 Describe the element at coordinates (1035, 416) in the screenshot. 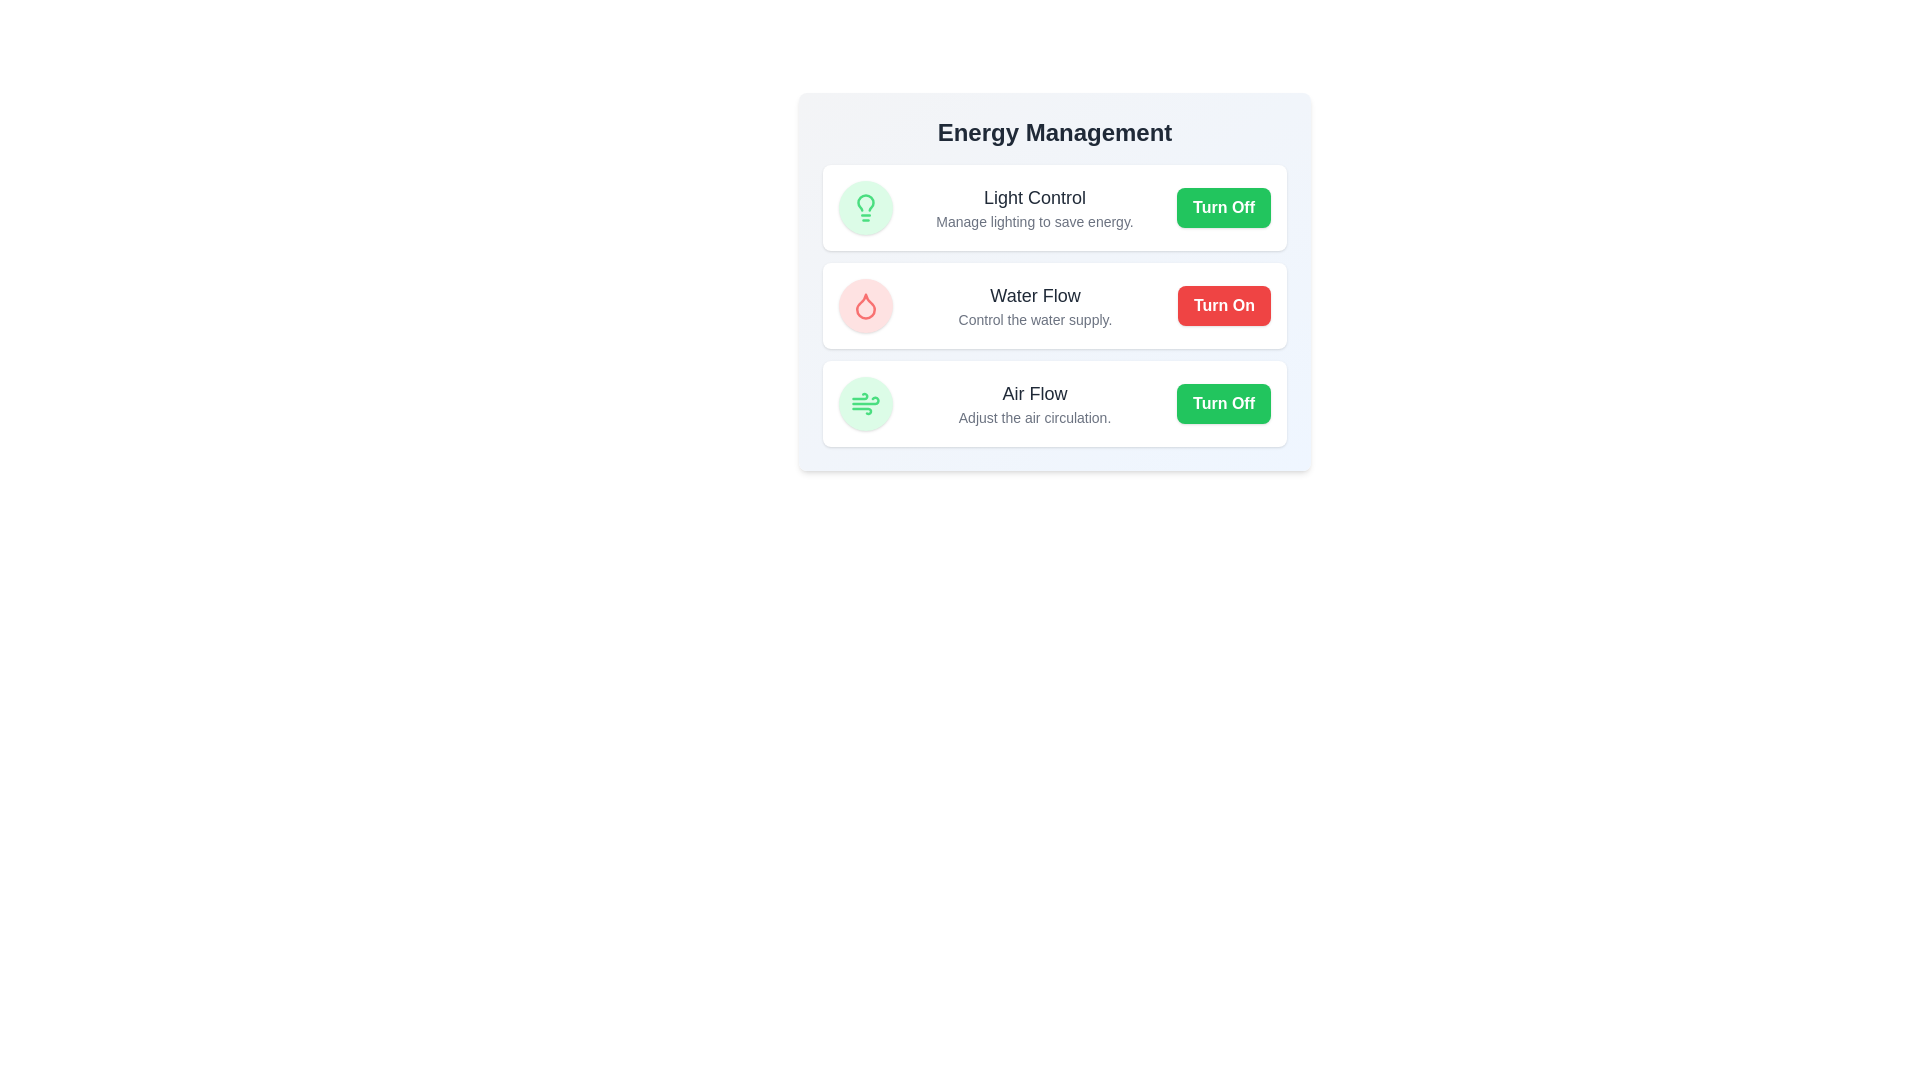

I see `the static text element that provides a brief description for the 'Air Flow' section, located directly beneath the 'Air Flow' title` at that location.